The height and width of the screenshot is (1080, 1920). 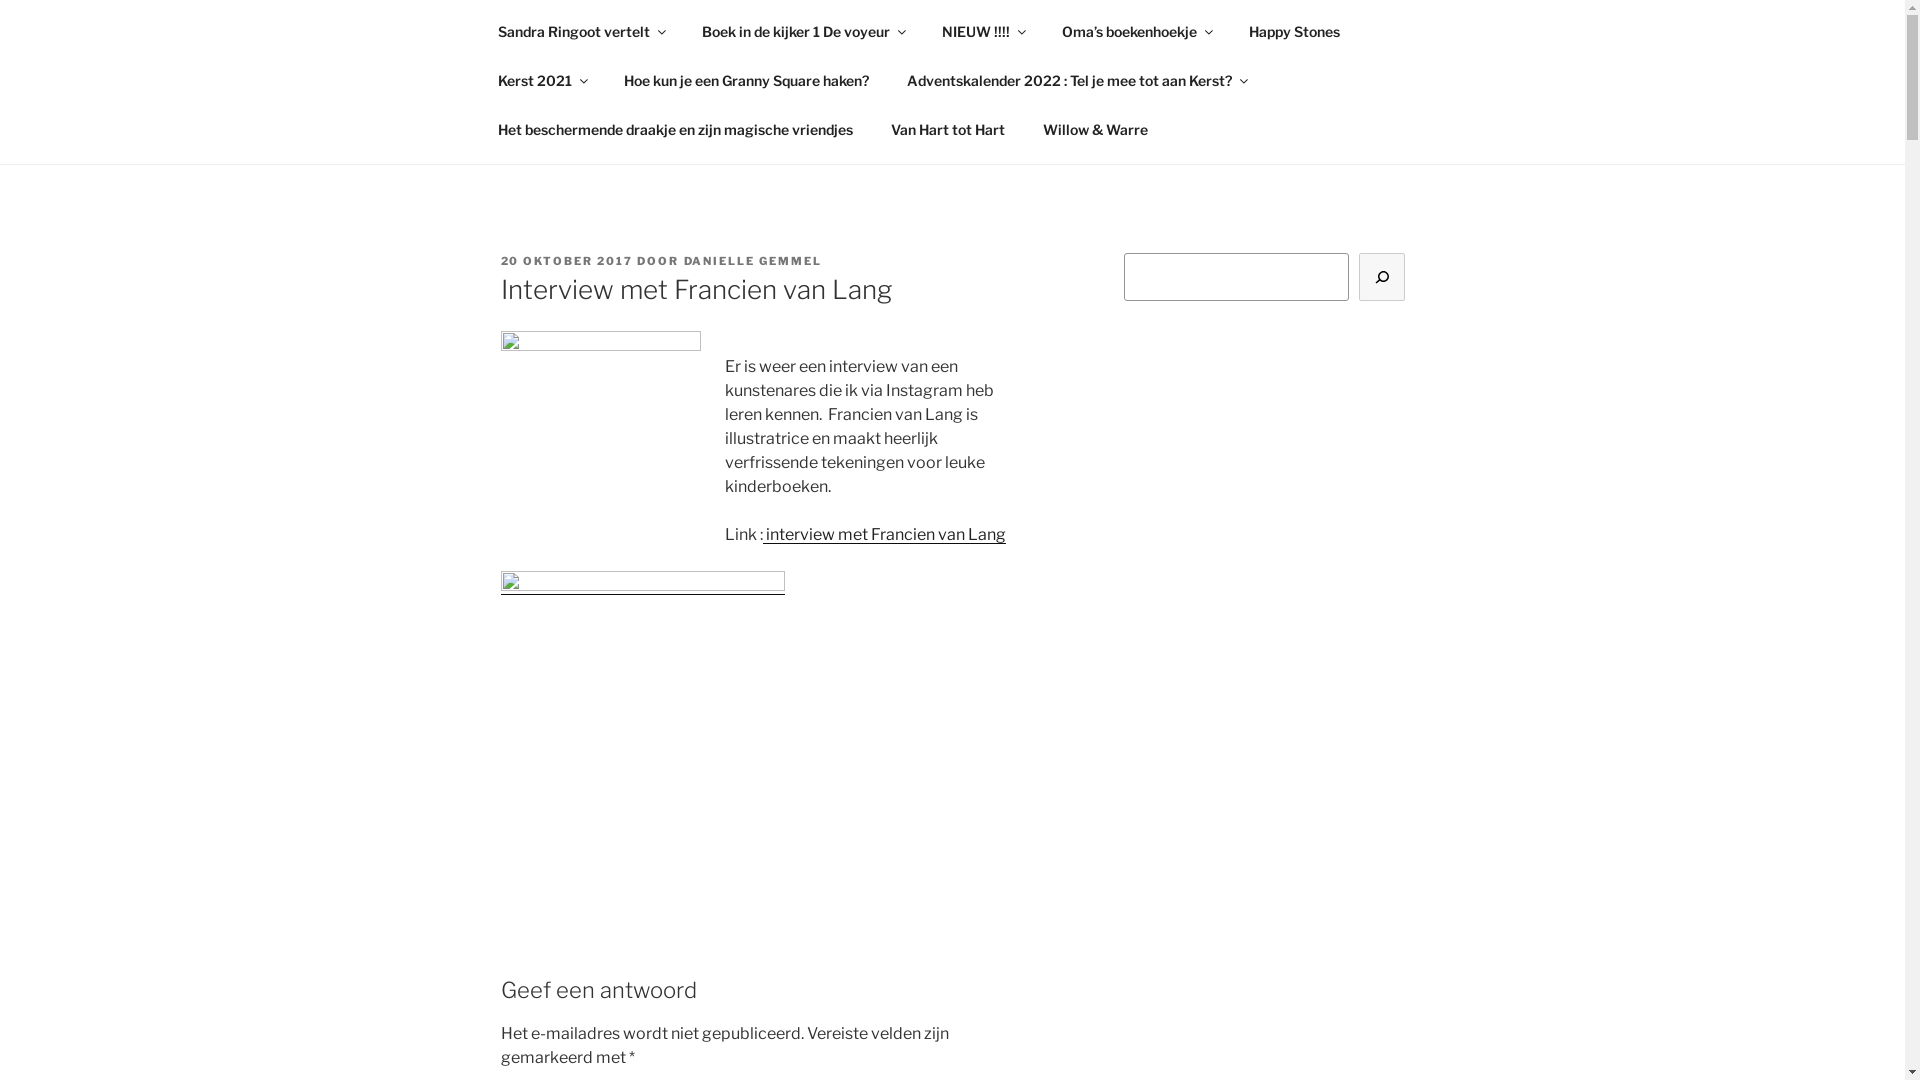 What do you see at coordinates (684, 30) in the screenshot?
I see `'Boek in de kijker 1 De voyeur'` at bounding box center [684, 30].